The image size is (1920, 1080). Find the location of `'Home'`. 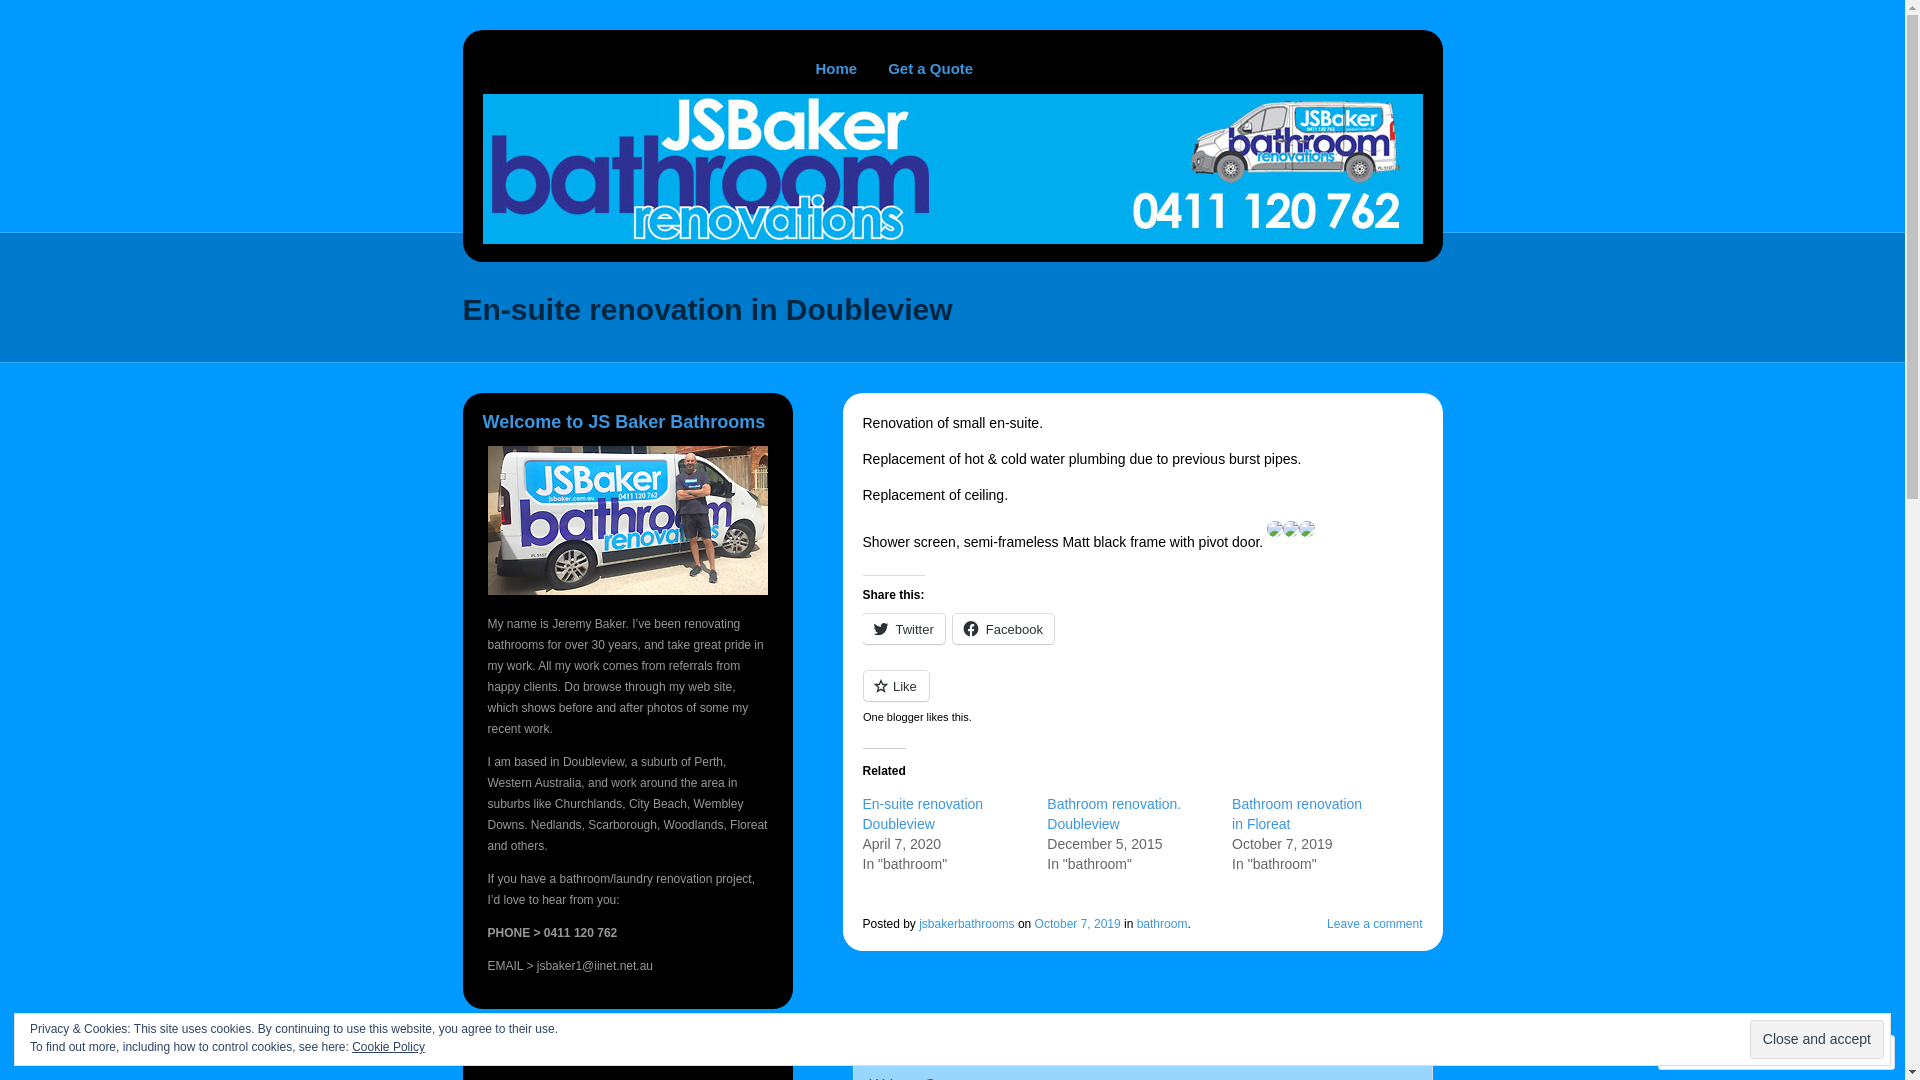

'Home' is located at coordinates (835, 67).